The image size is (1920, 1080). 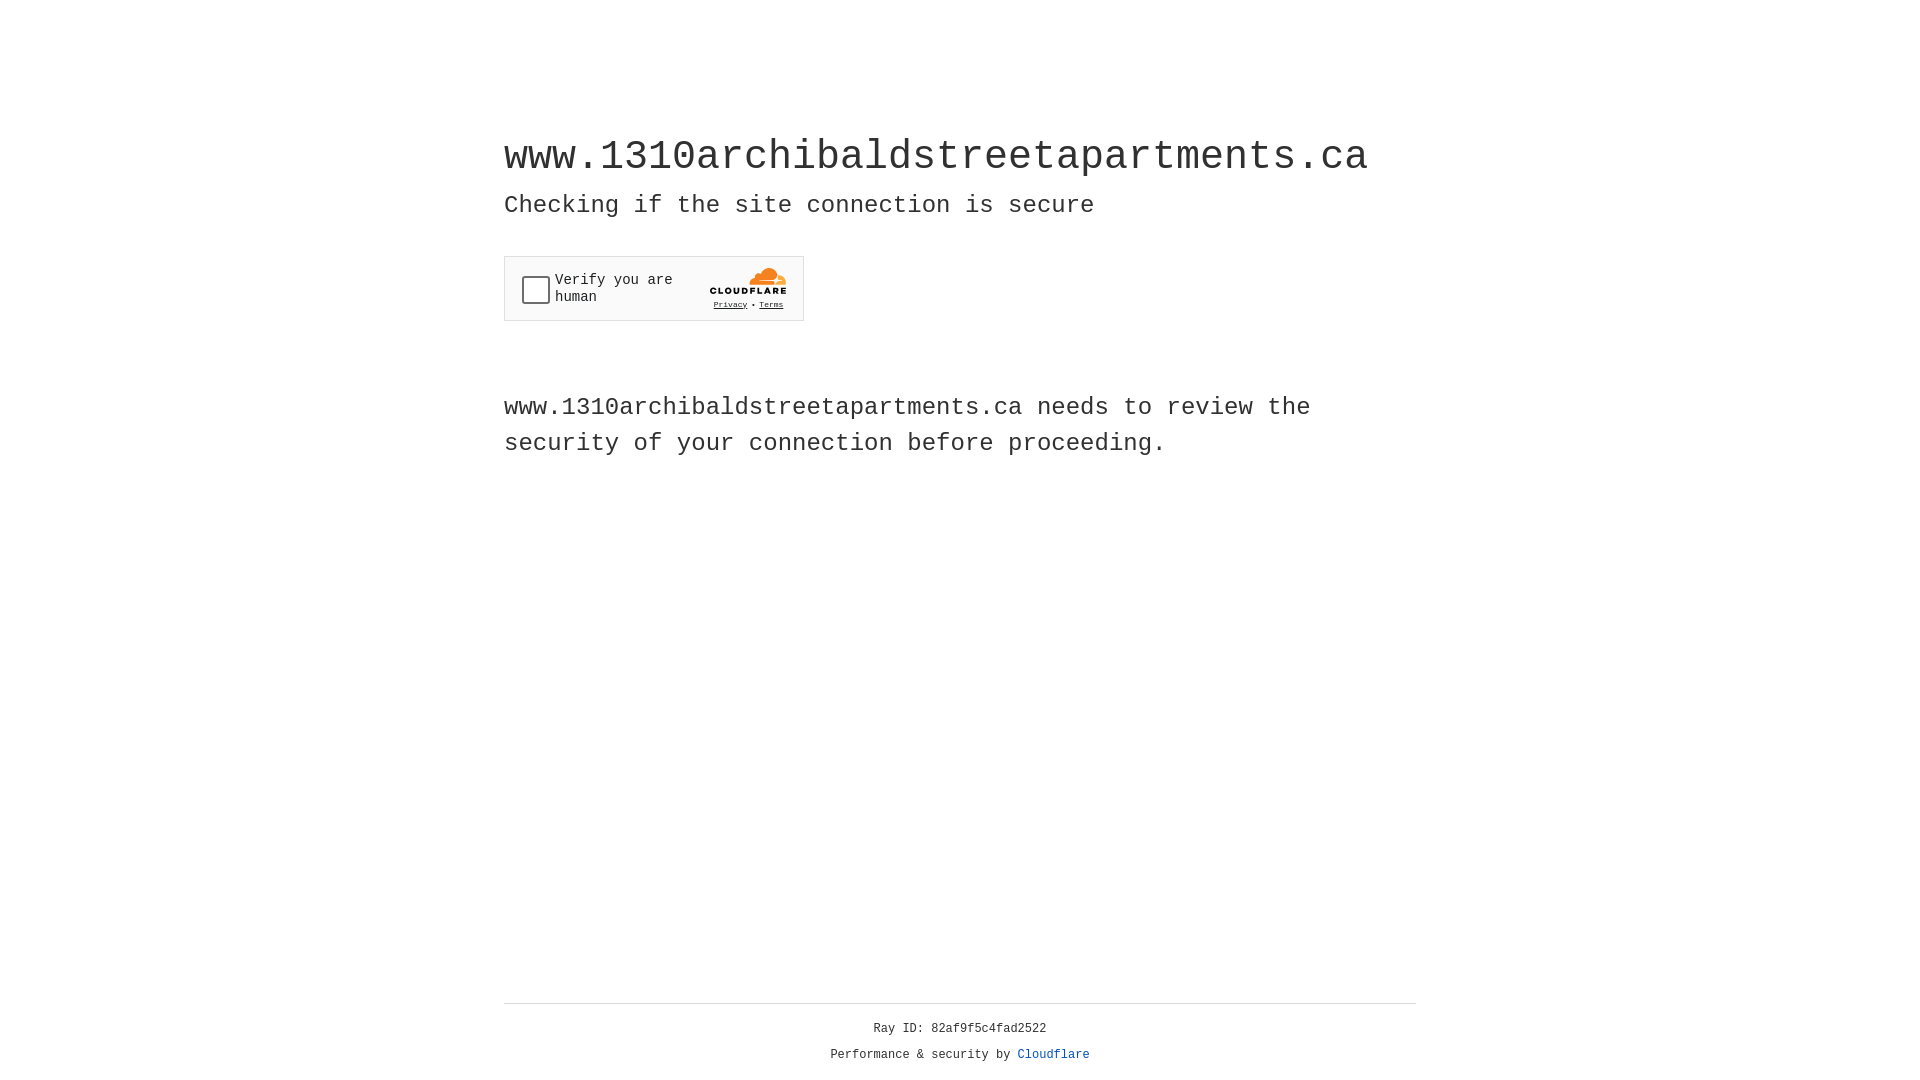 I want to click on 'Cloudflare', so click(x=1053, y=1054).